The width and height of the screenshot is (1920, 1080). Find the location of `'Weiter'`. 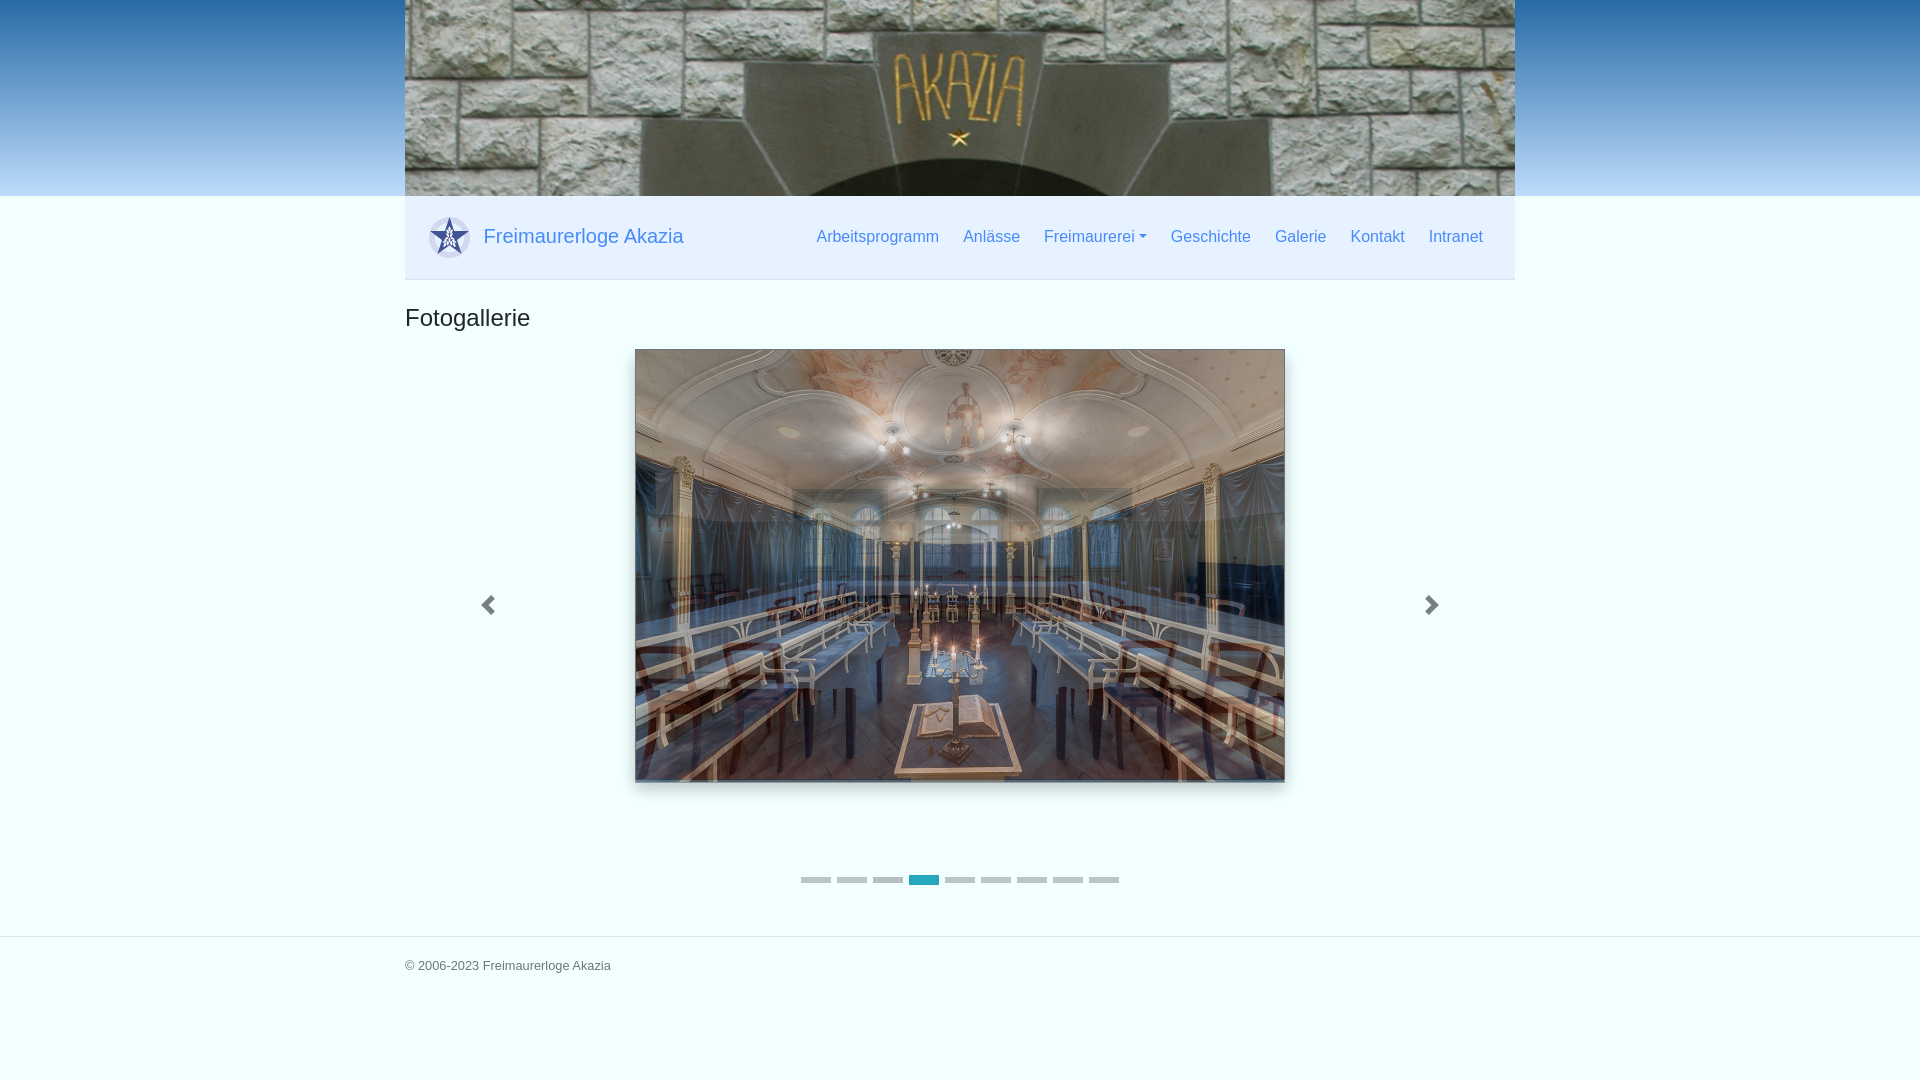

'Weiter' is located at coordinates (1348, 604).